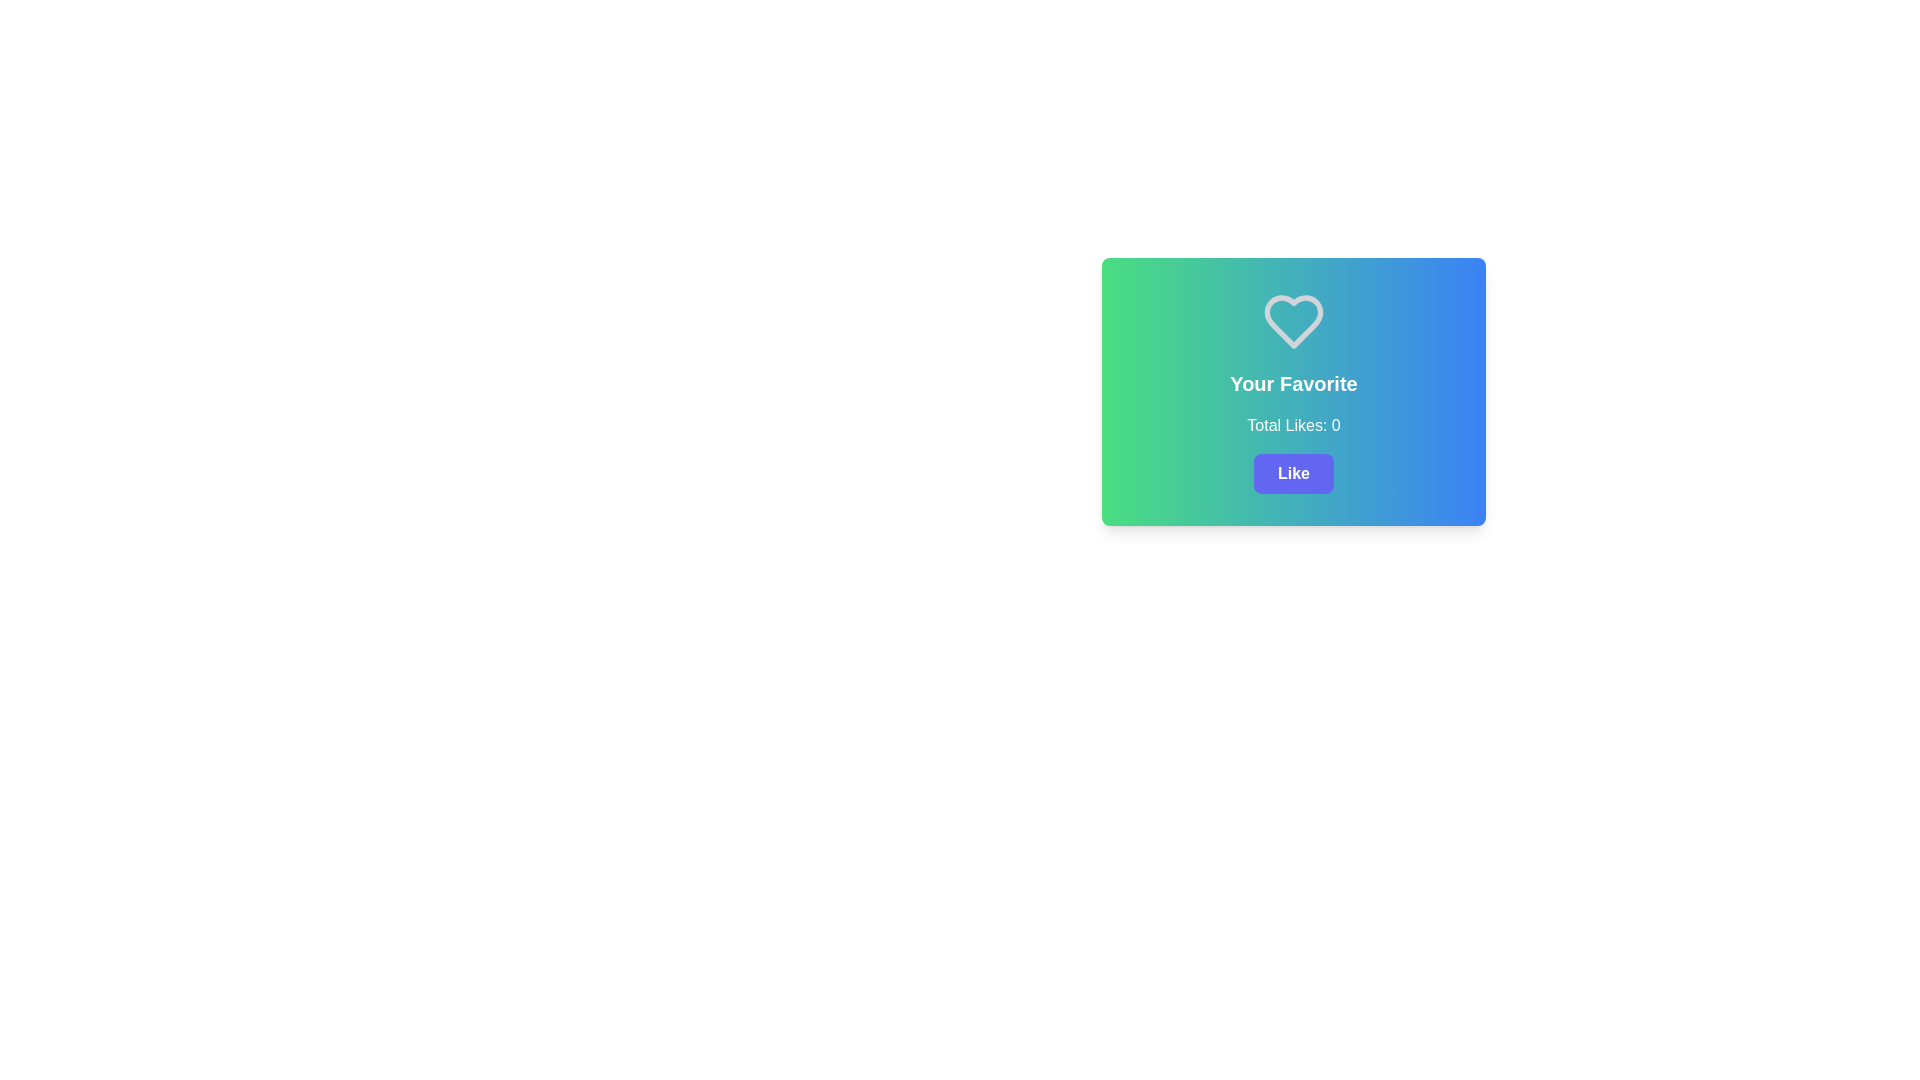 The image size is (1920, 1080). What do you see at coordinates (1294, 320) in the screenshot?
I see `the heart icon located at the top section of the card, which represents favoriting or expressions of affection towards content` at bounding box center [1294, 320].